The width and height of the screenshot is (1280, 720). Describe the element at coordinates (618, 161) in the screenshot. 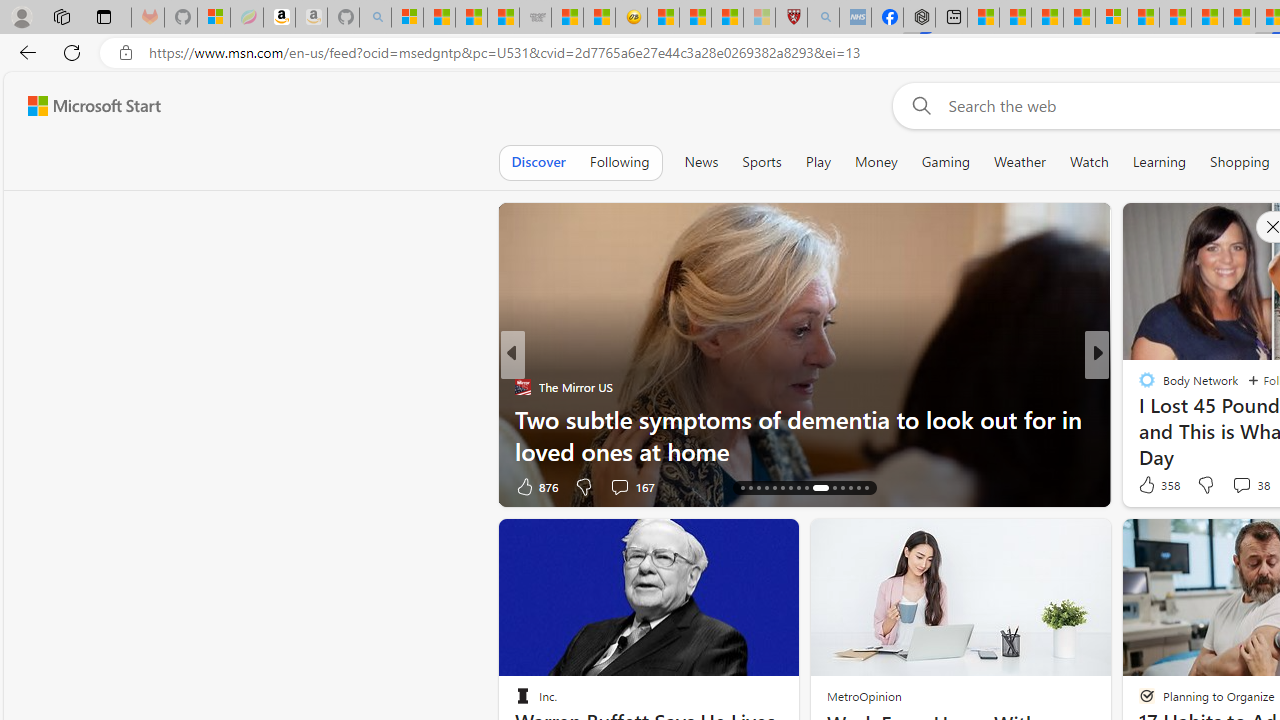

I see `'Following'` at that location.